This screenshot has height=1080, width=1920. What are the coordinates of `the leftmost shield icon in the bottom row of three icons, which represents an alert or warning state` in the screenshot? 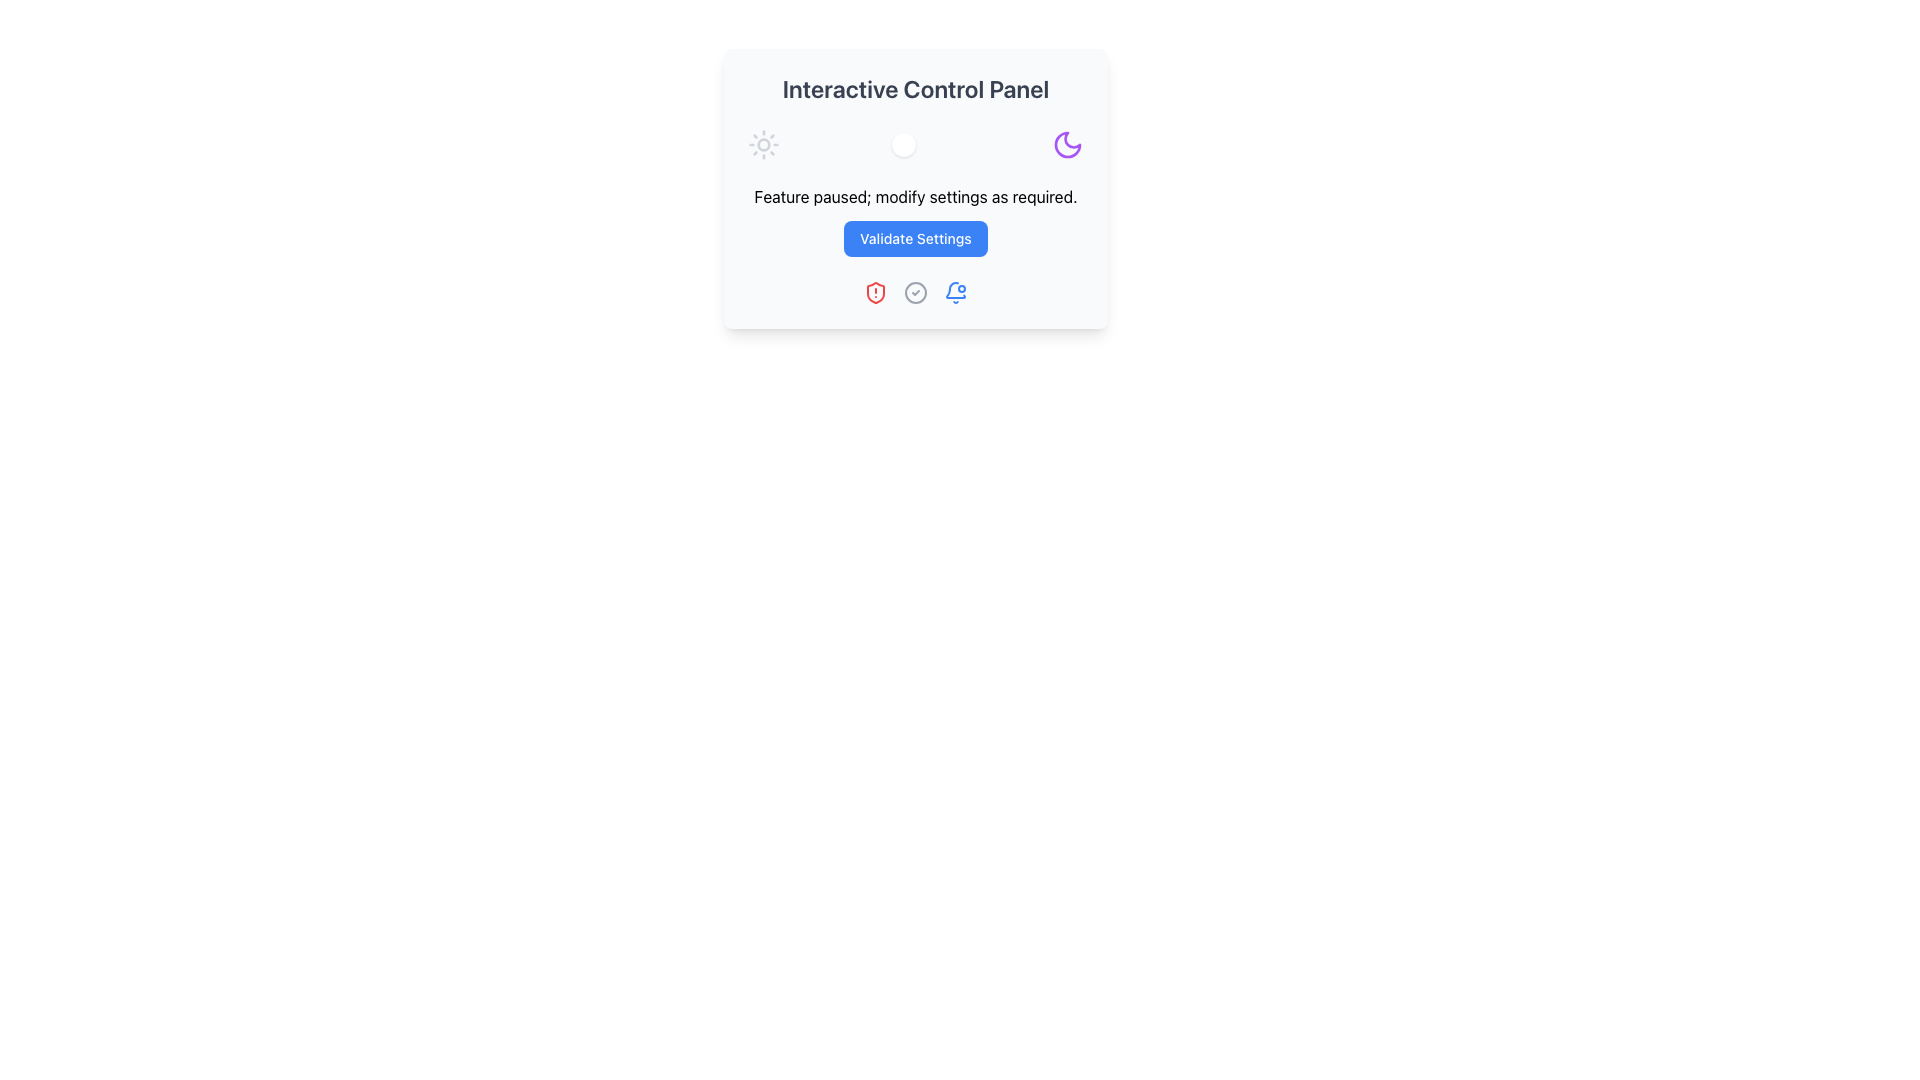 It's located at (875, 293).